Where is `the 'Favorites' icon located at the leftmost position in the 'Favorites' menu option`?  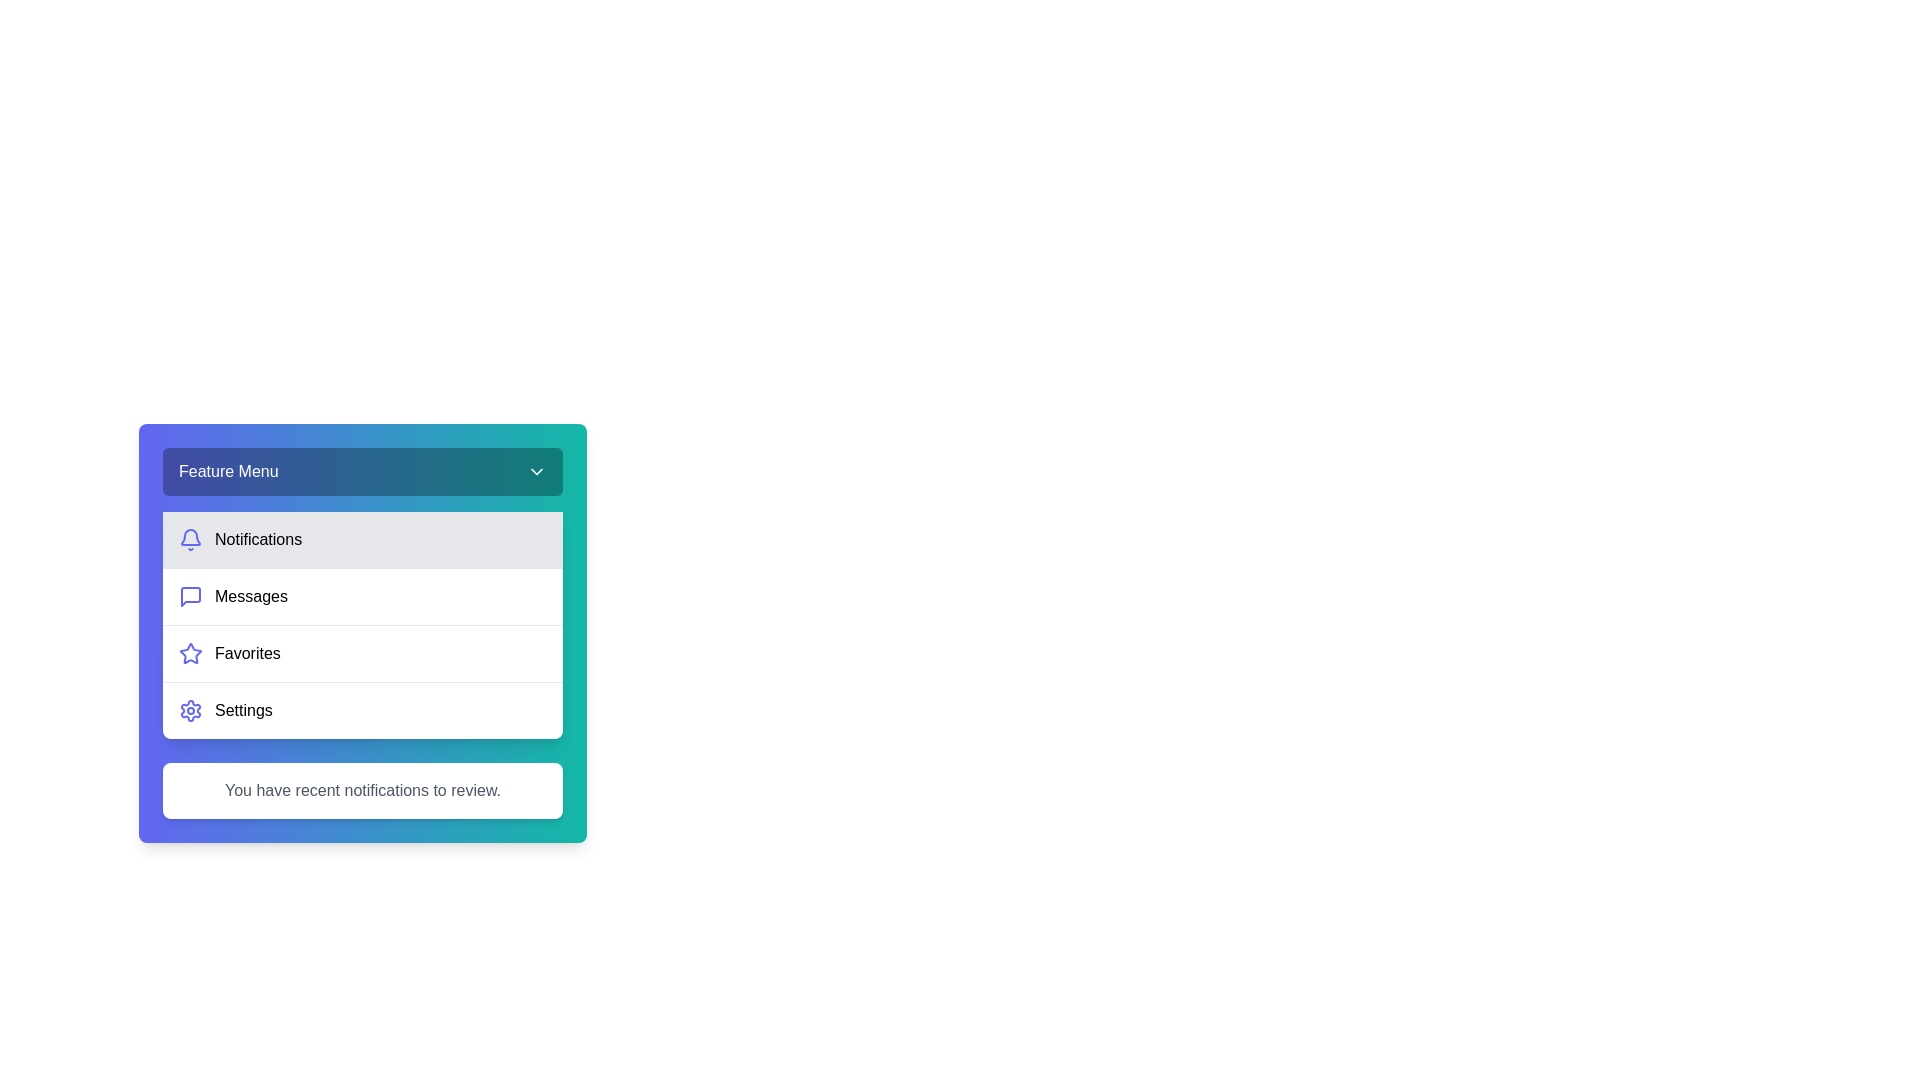
the 'Favorites' icon located at the leftmost position in the 'Favorites' menu option is located at coordinates (191, 654).